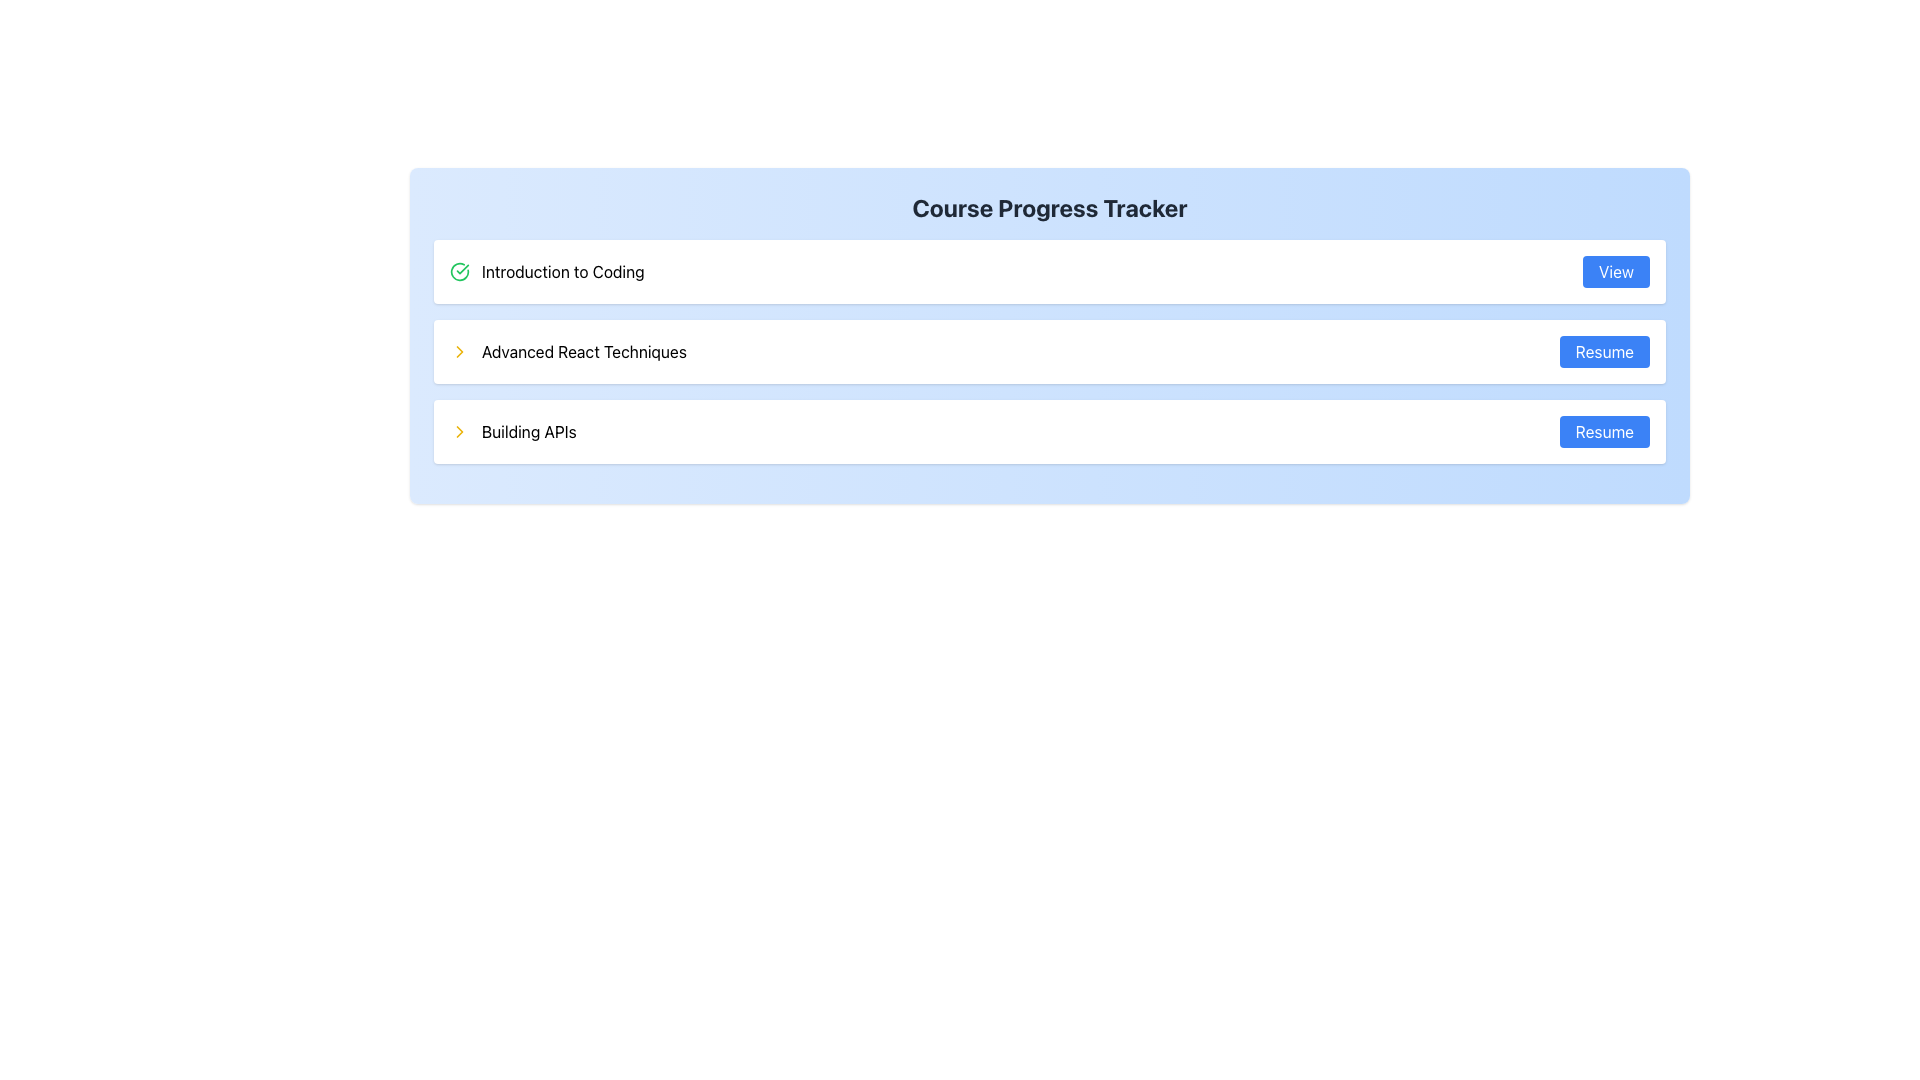 The height and width of the screenshot is (1080, 1920). I want to click on the Text Label indicating the title of the first completed course in the course progression interface, so click(562, 272).